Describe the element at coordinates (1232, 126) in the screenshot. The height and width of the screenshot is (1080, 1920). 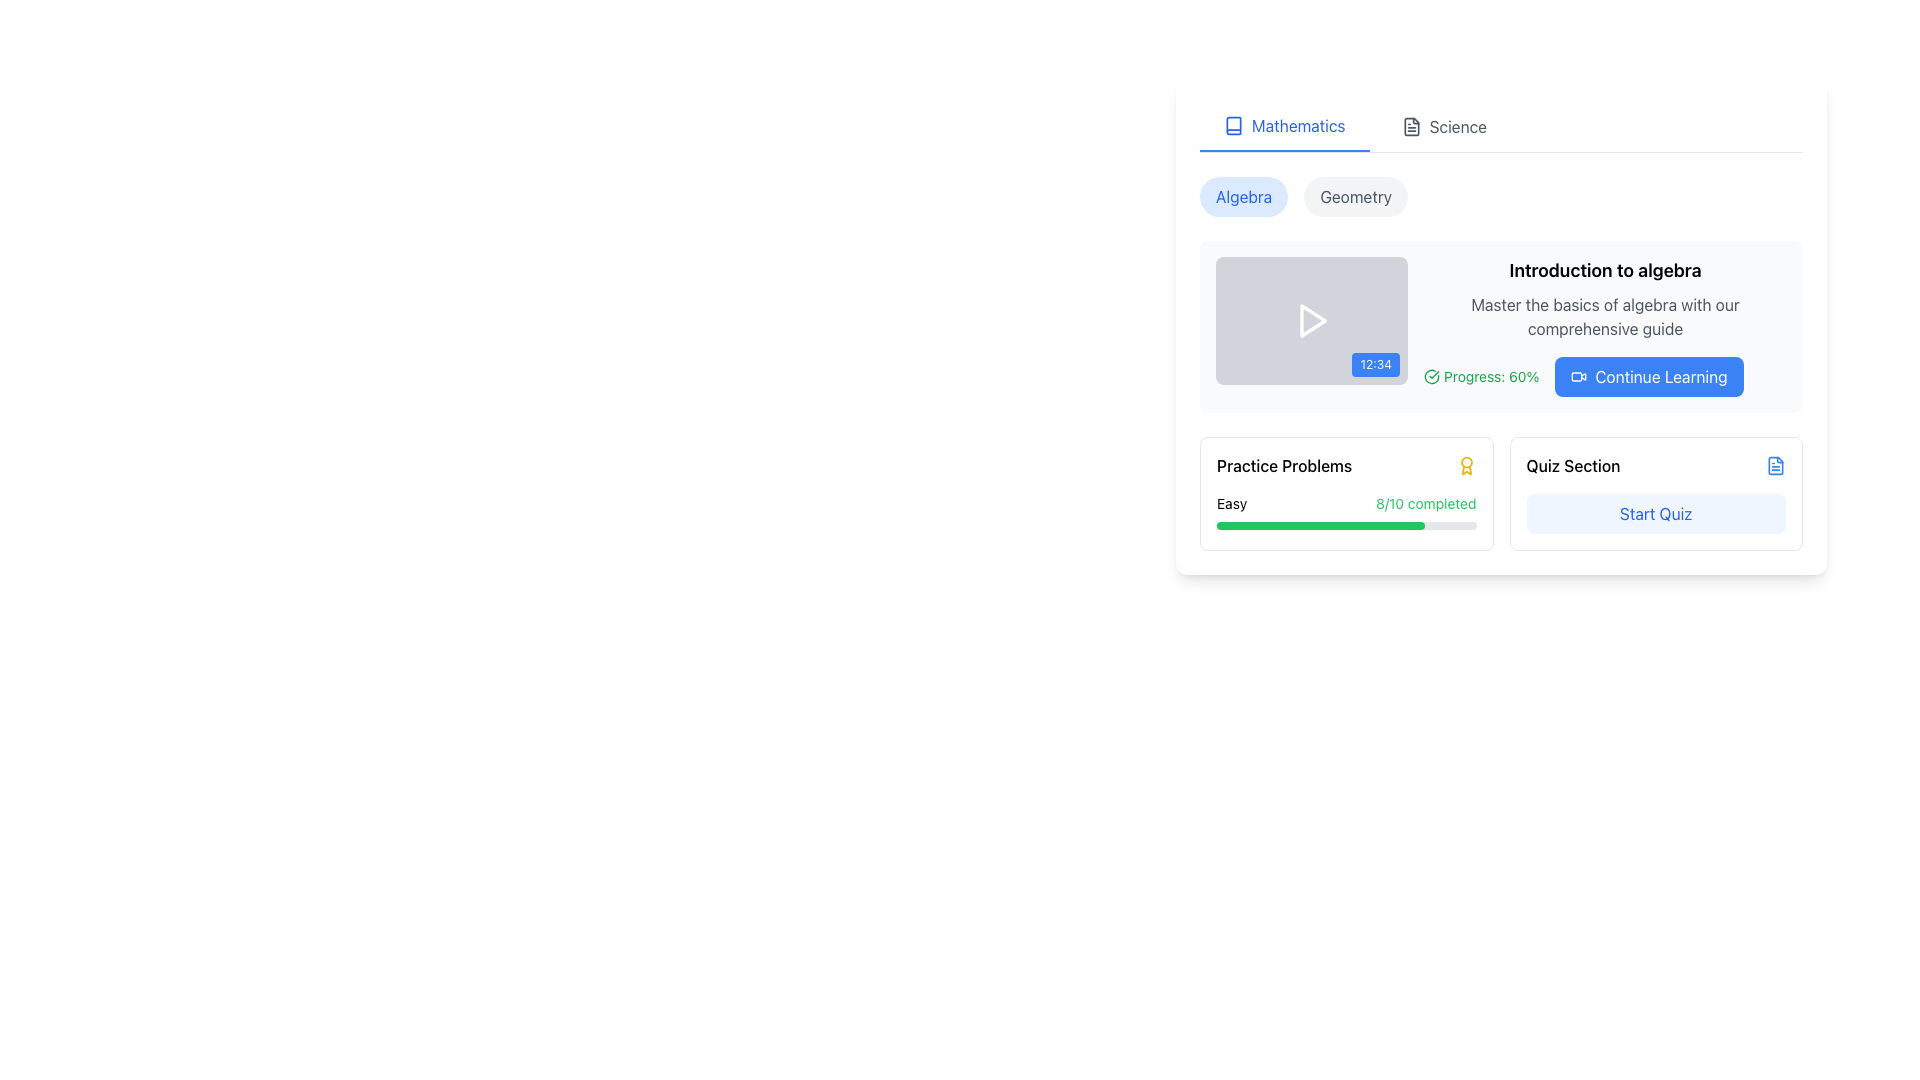
I see `the SVG icon representing the 'Mathematics' category located on the top navigation bar` at that location.